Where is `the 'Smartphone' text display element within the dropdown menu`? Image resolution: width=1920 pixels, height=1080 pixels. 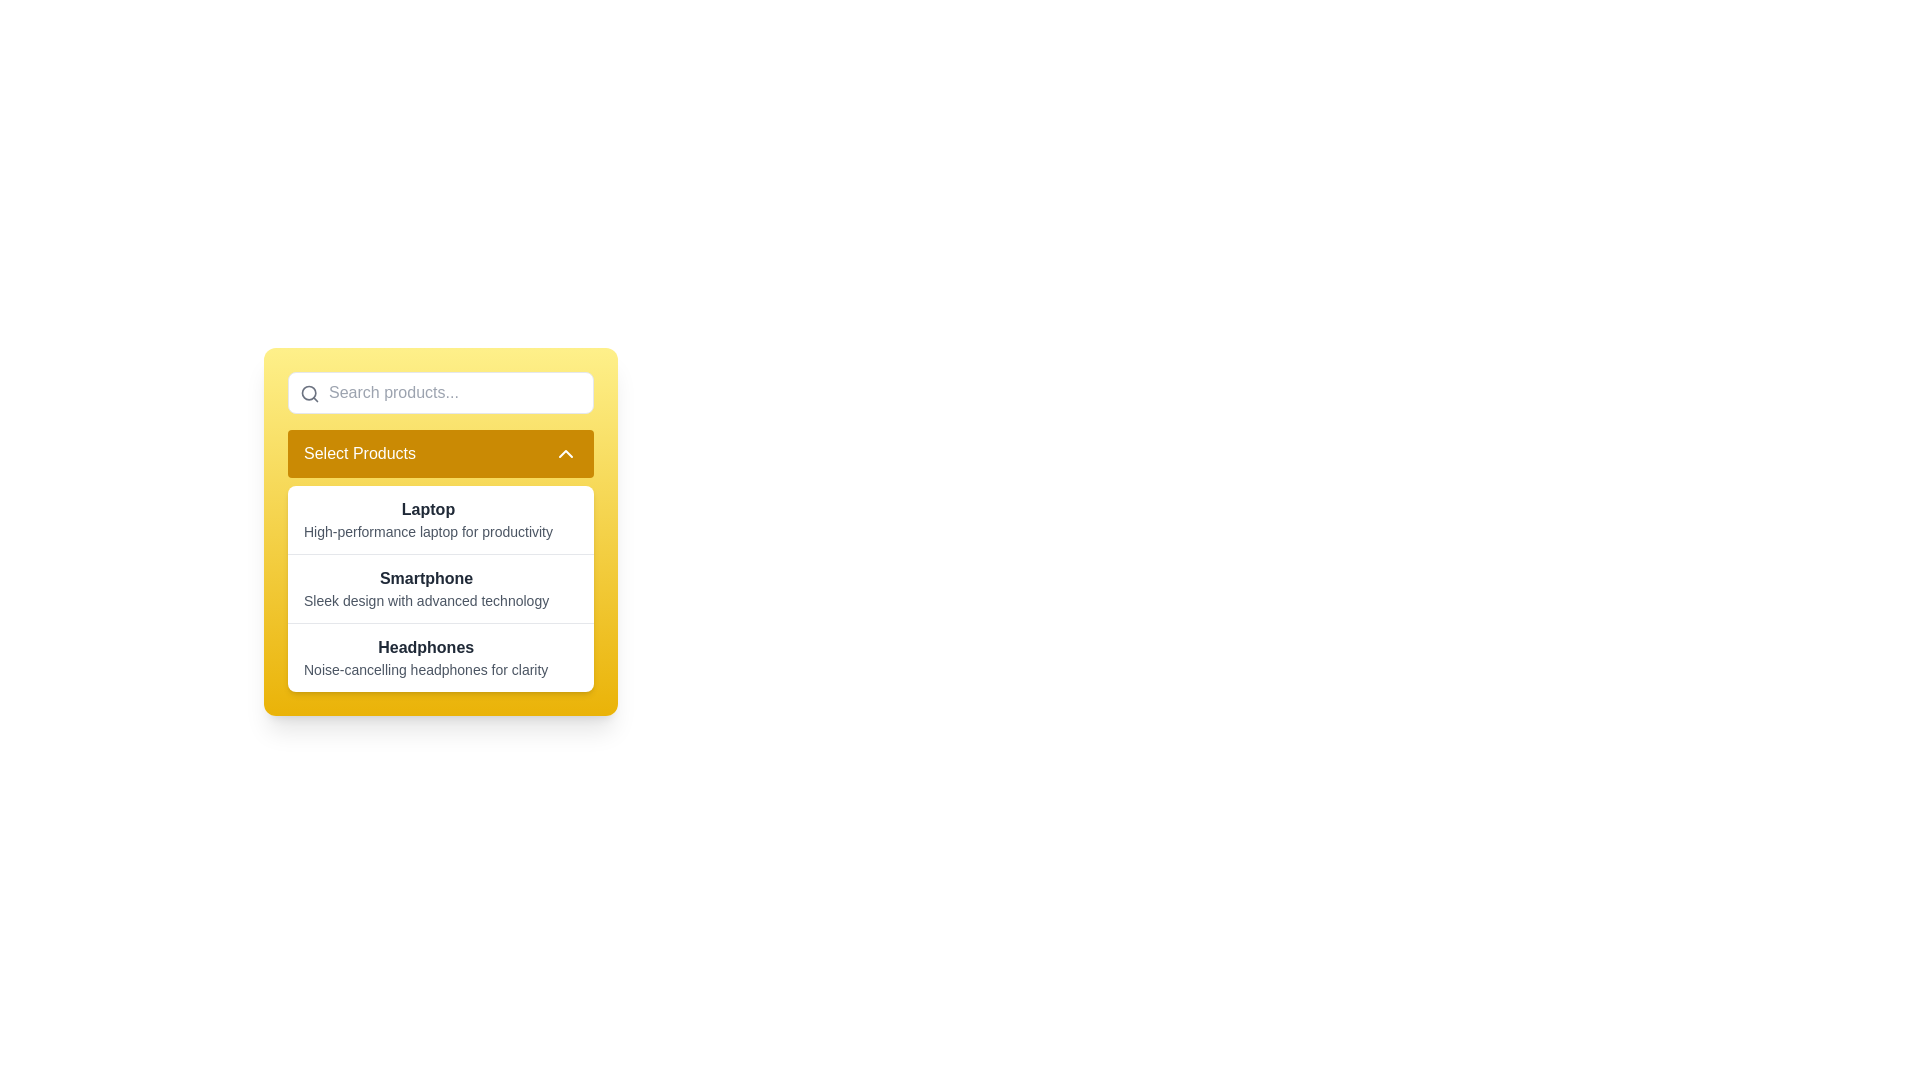 the 'Smartphone' text display element within the dropdown menu is located at coordinates (440, 587).